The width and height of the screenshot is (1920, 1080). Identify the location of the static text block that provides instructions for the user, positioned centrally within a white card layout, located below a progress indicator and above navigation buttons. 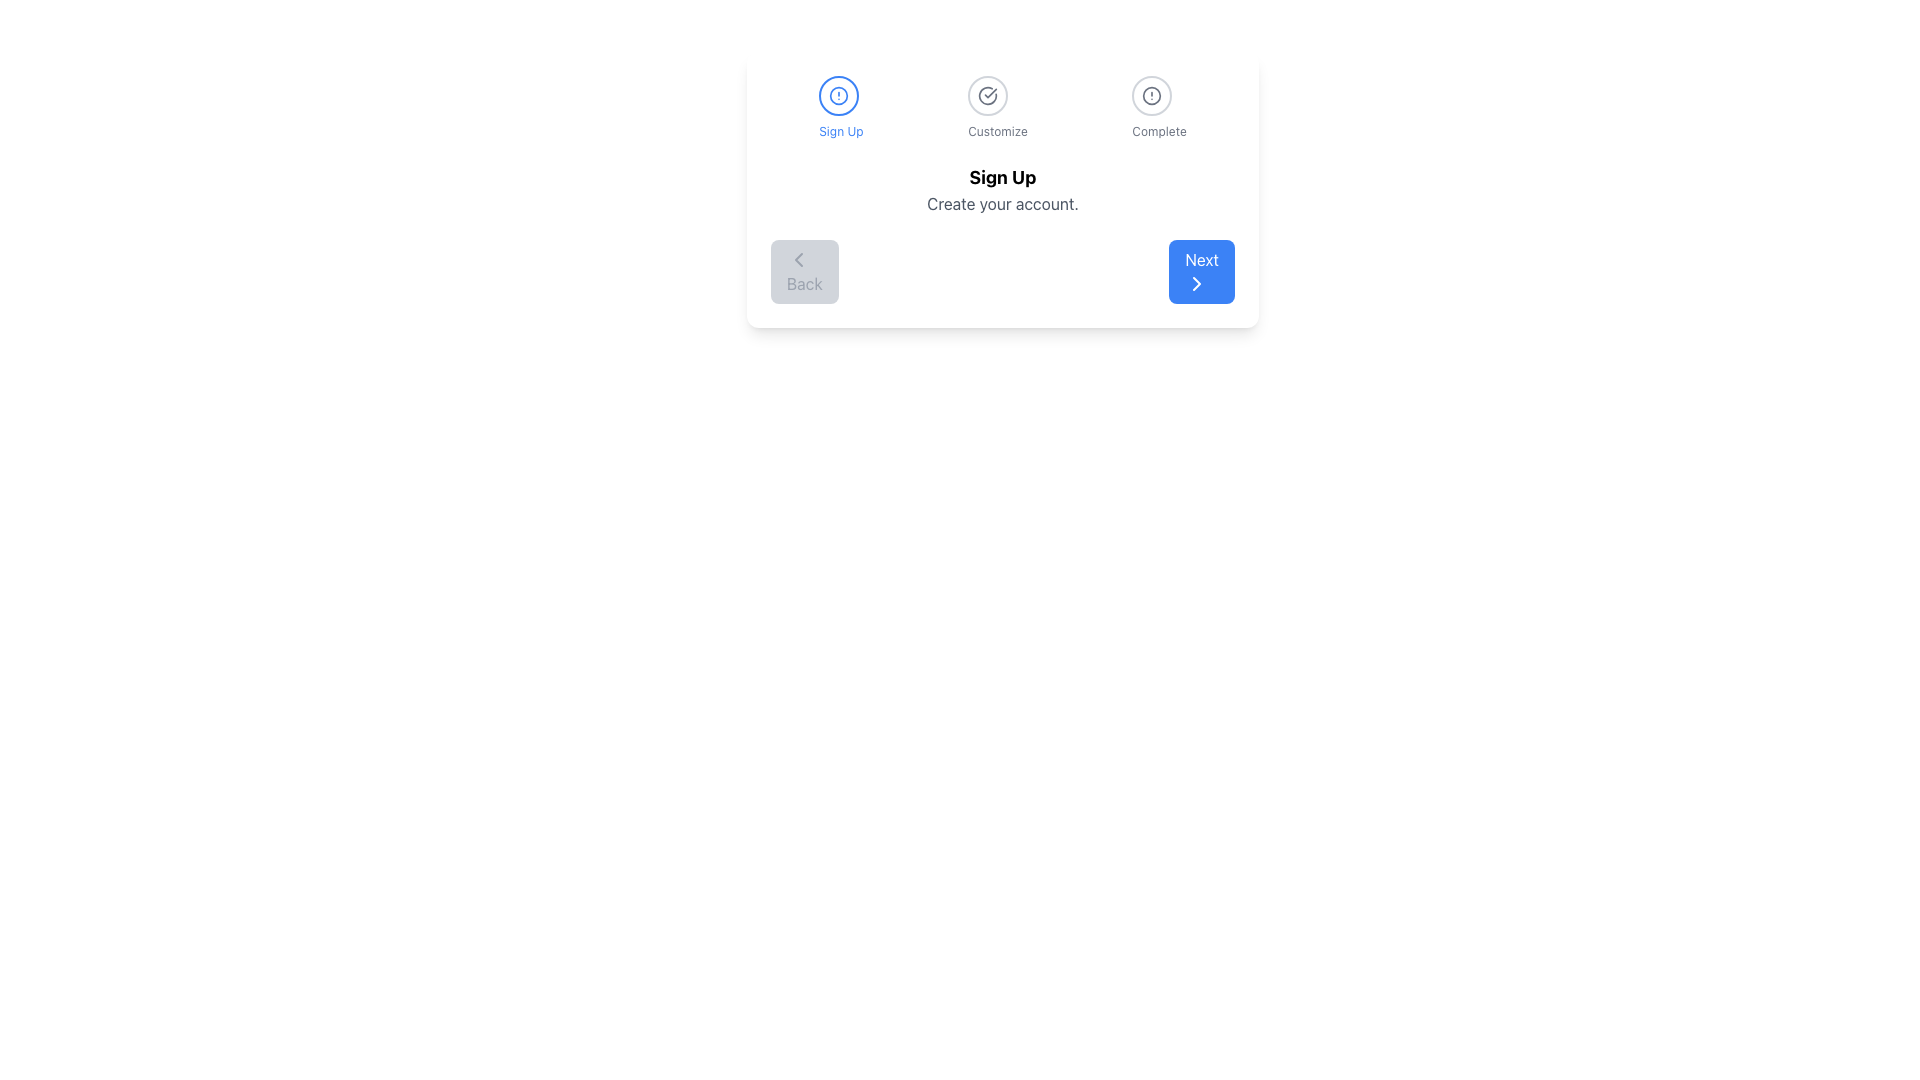
(1003, 189).